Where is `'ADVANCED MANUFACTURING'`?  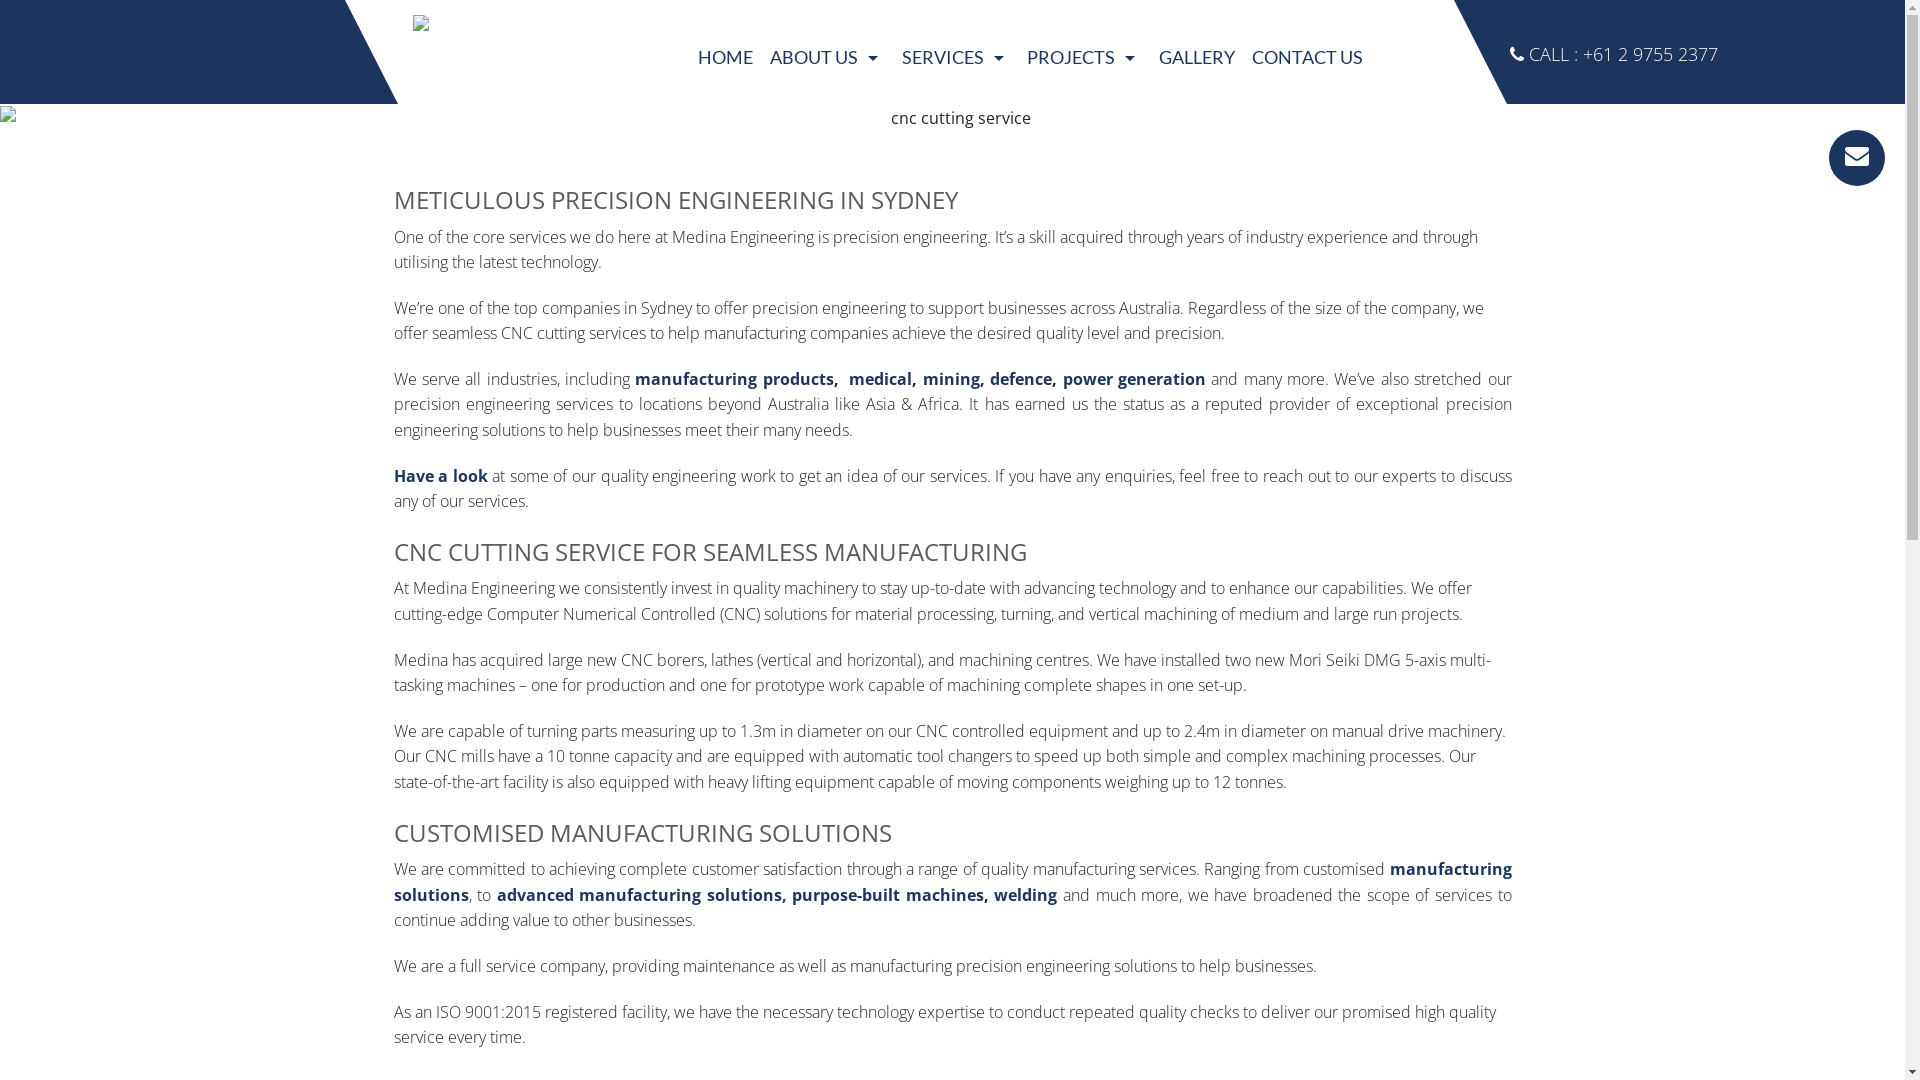 'ADVANCED MANUFACTURING' is located at coordinates (891, 208).